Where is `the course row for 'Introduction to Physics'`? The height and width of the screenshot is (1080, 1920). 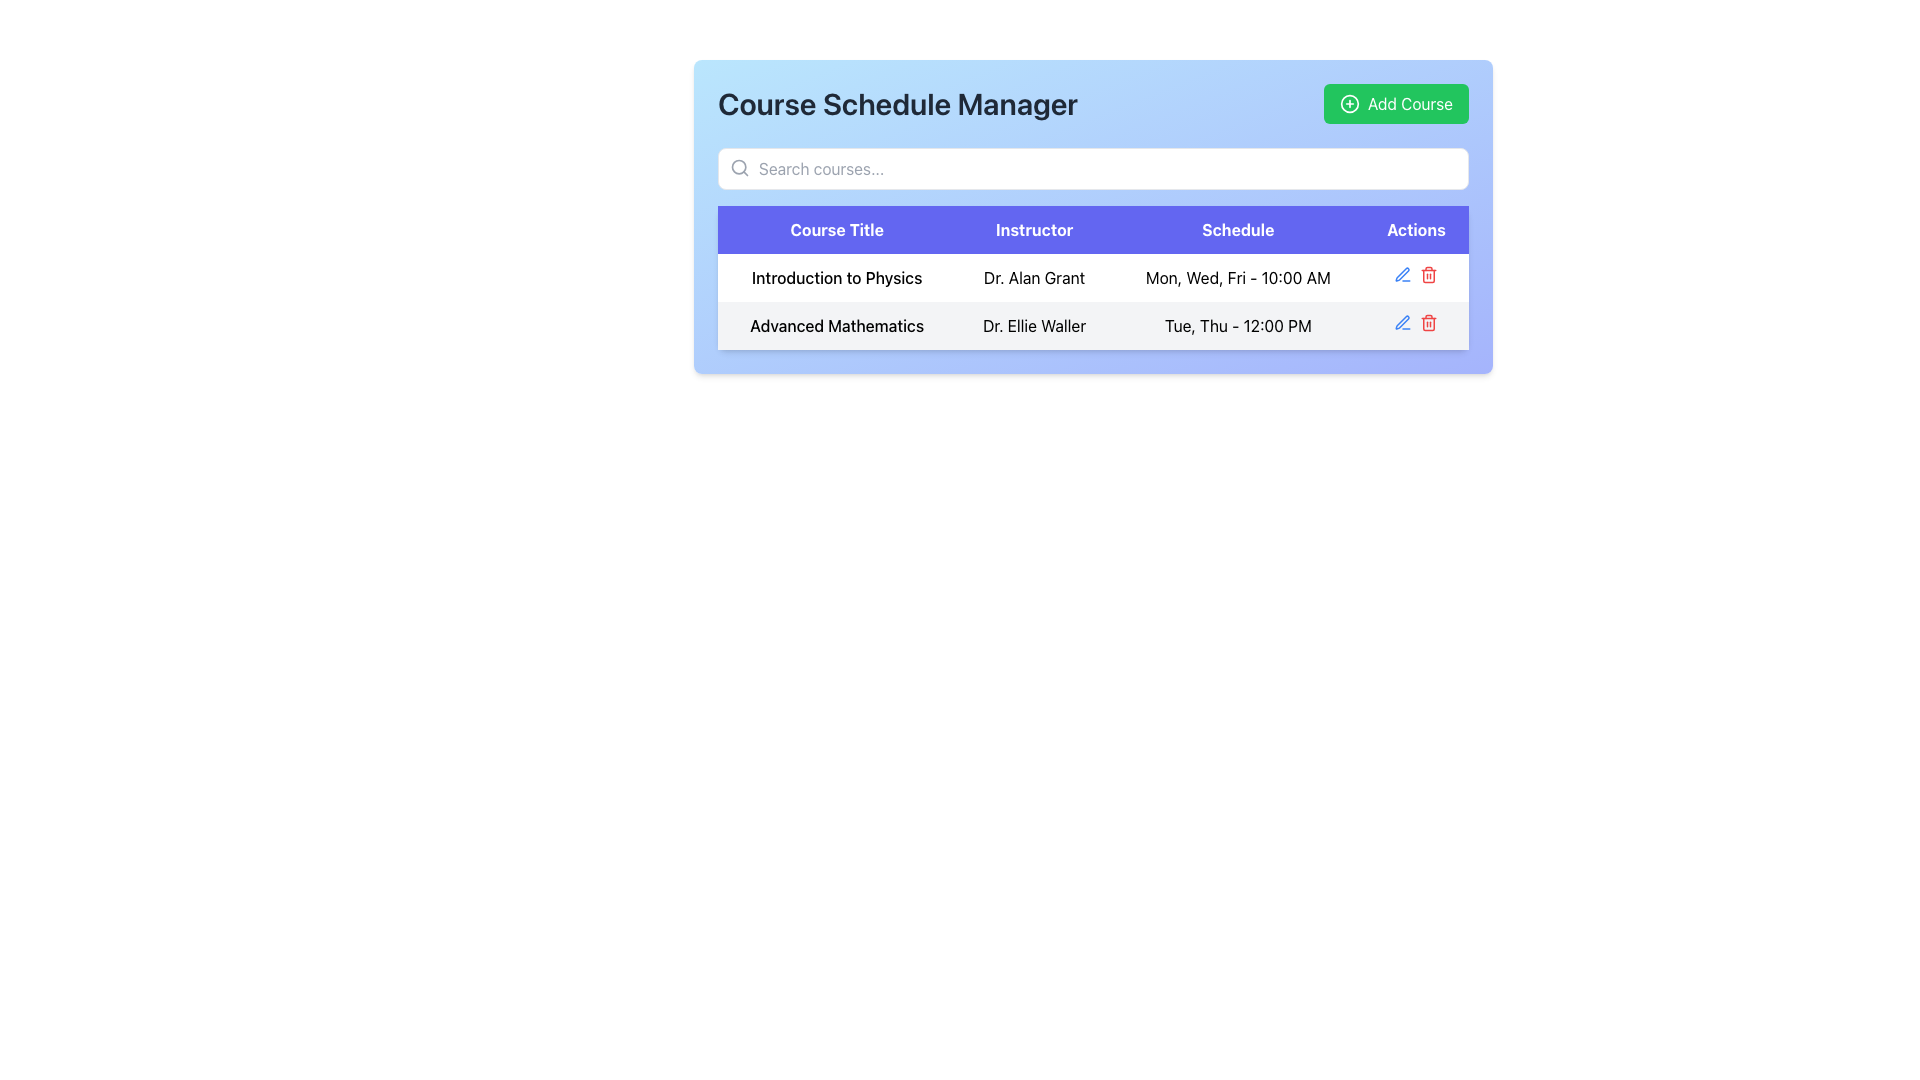
the course row for 'Introduction to Physics' is located at coordinates (1092, 301).